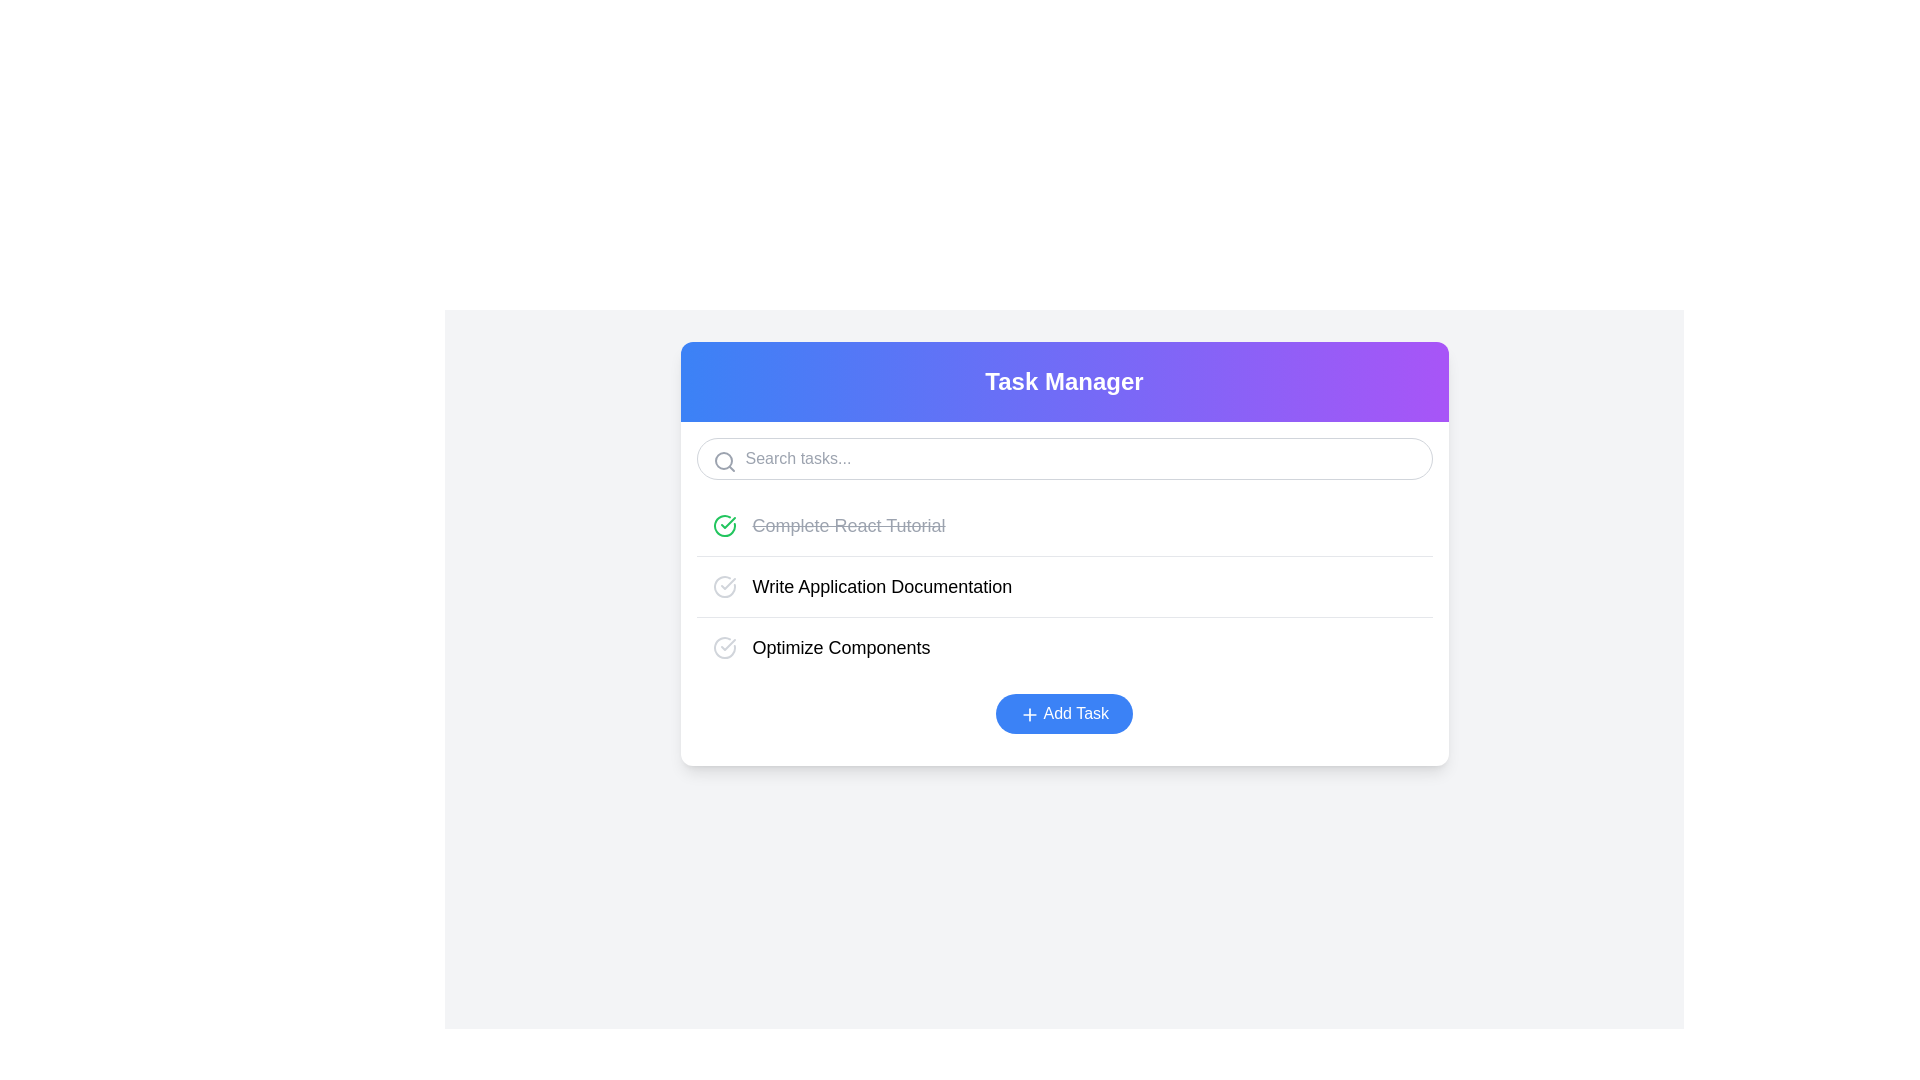 This screenshot has width=1920, height=1080. What do you see at coordinates (727, 522) in the screenshot?
I see `the green checkmark icon indicating the completion of the 'Complete React Tutorial' task in the task management list` at bounding box center [727, 522].